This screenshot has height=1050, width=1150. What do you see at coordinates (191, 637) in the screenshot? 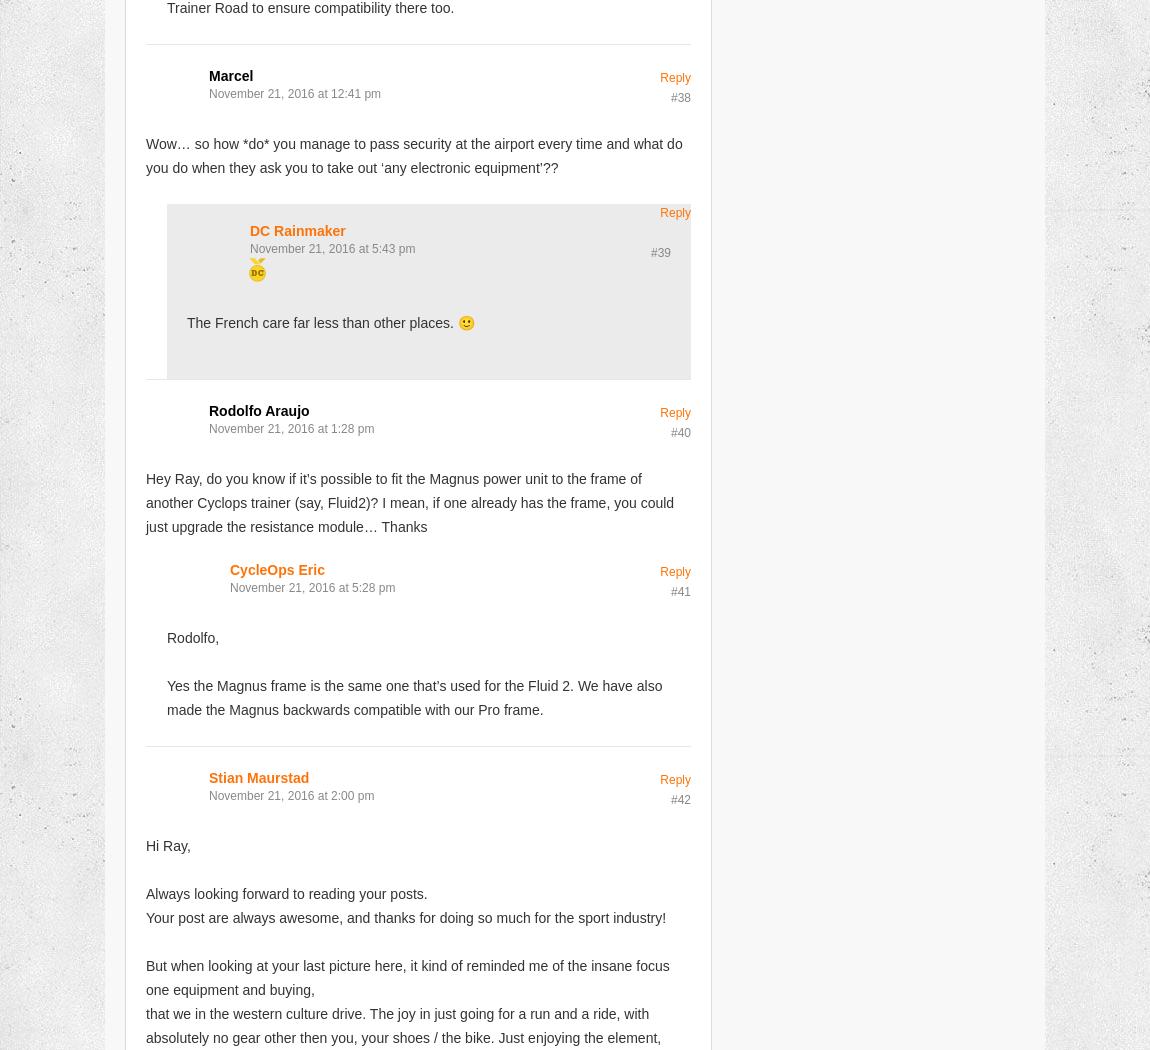
I see `'Rodolfo,'` at bounding box center [191, 637].